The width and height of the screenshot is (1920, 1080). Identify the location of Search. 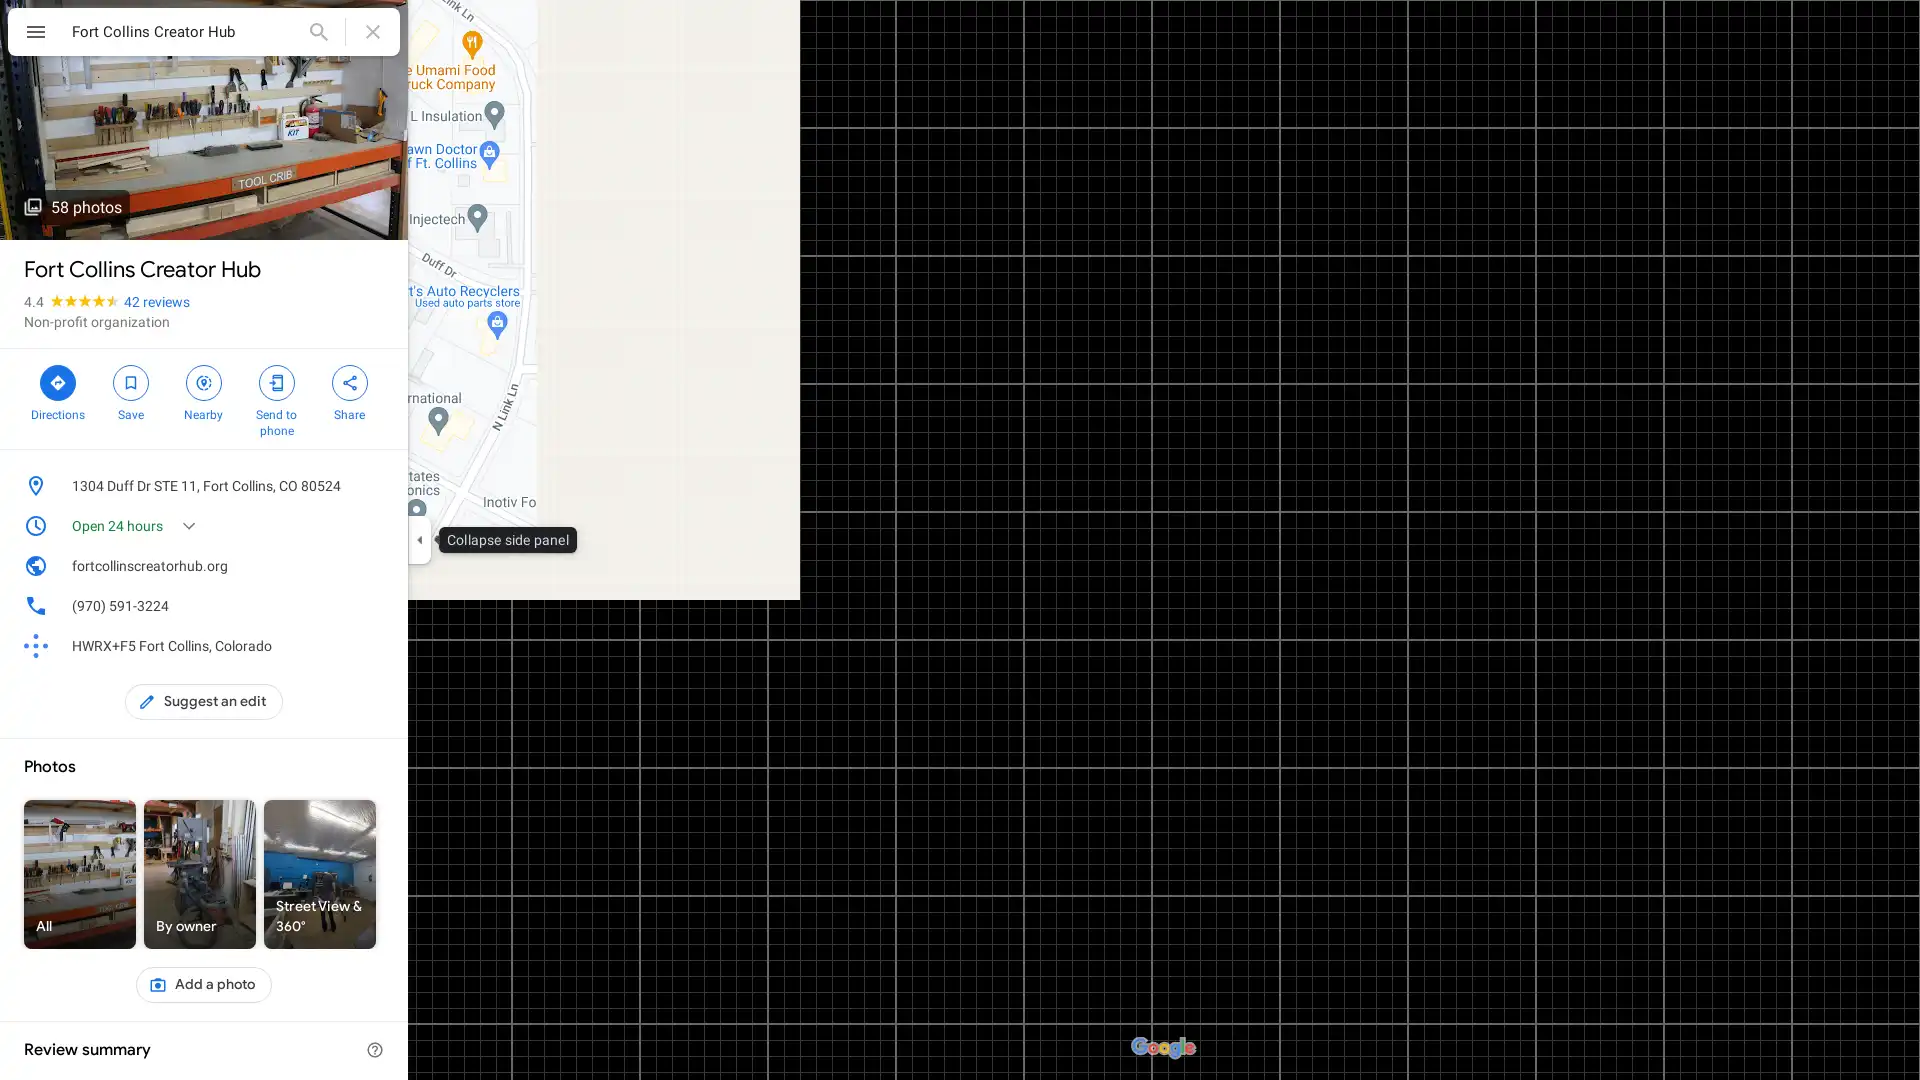
(317, 31).